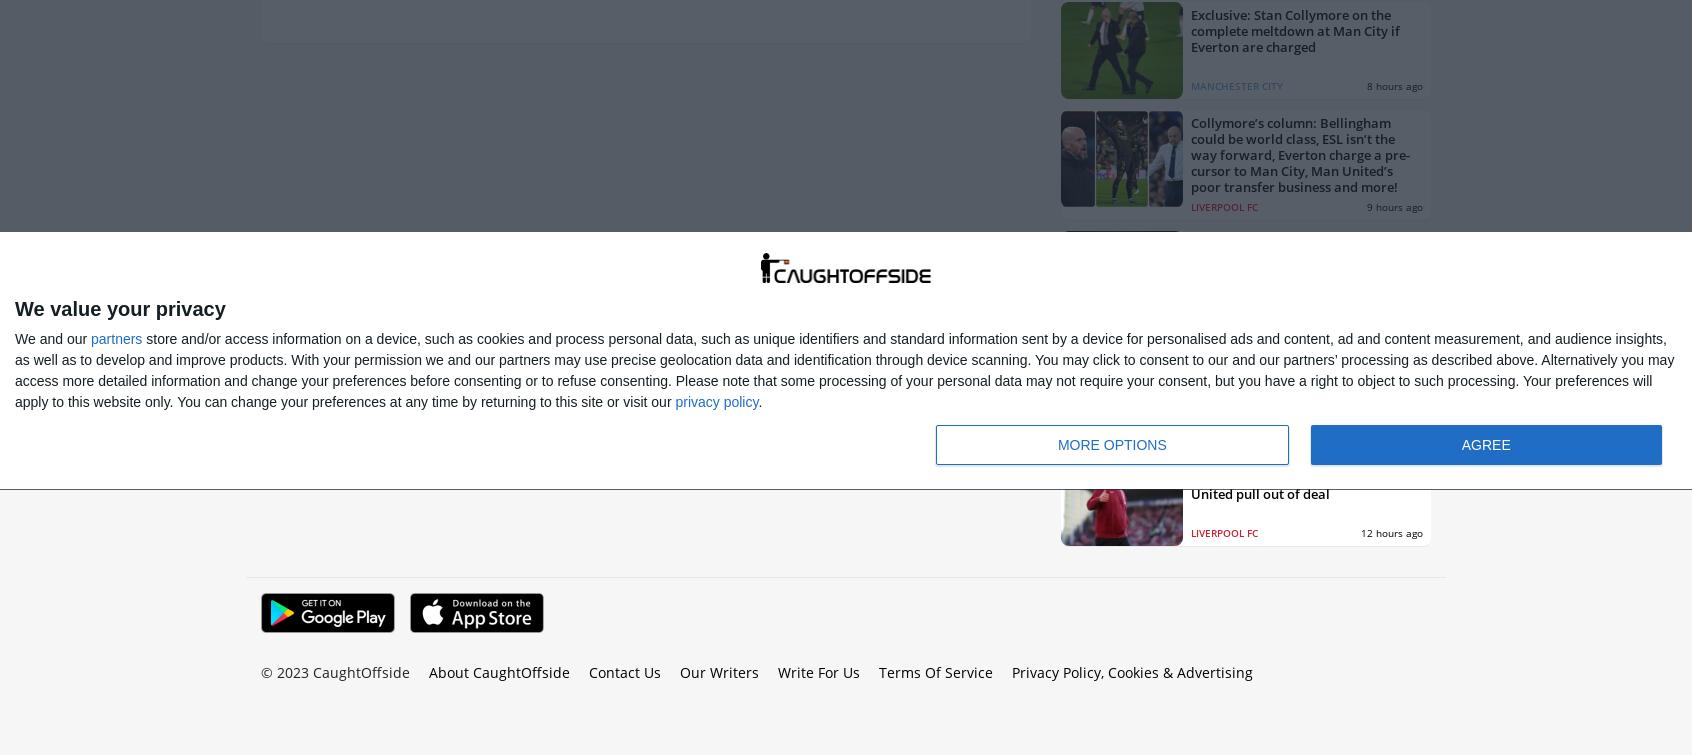 This screenshot has width=1692, height=755. I want to click on 'Liverpool favourites to sign highly-rated 22-year-old defender as Man United pull out of deal', so click(1297, 476).